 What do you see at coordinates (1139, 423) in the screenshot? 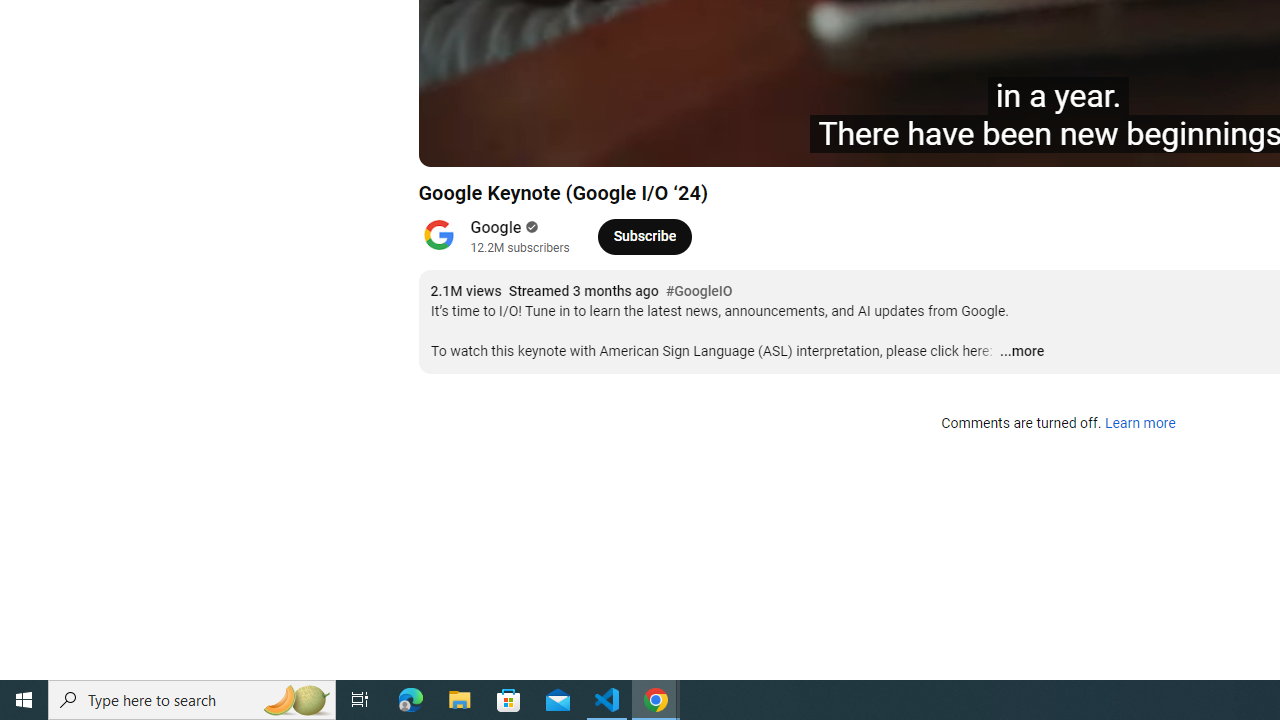
I see `'Learn more'` at bounding box center [1139, 423].